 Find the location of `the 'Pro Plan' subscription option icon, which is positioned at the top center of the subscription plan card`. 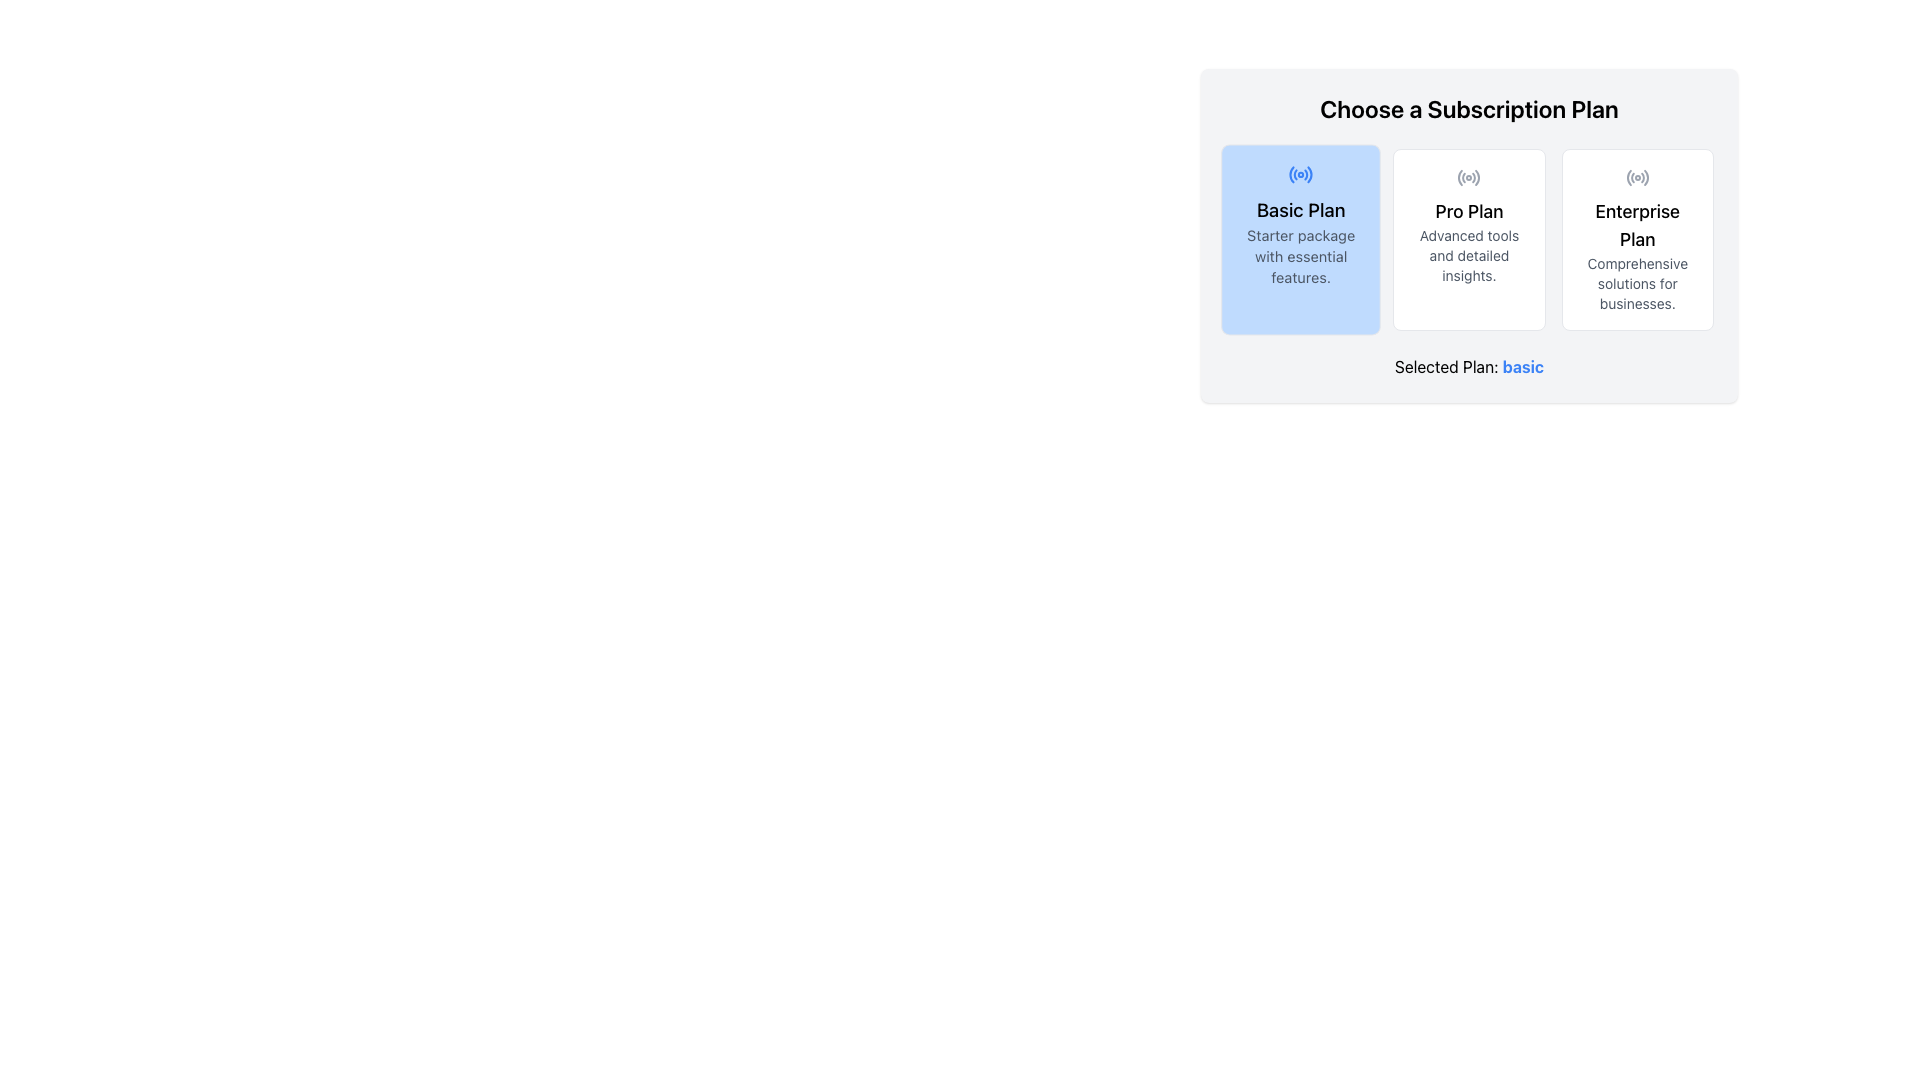

the 'Pro Plan' subscription option icon, which is positioned at the top center of the subscription plan card is located at coordinates (1469, 176).